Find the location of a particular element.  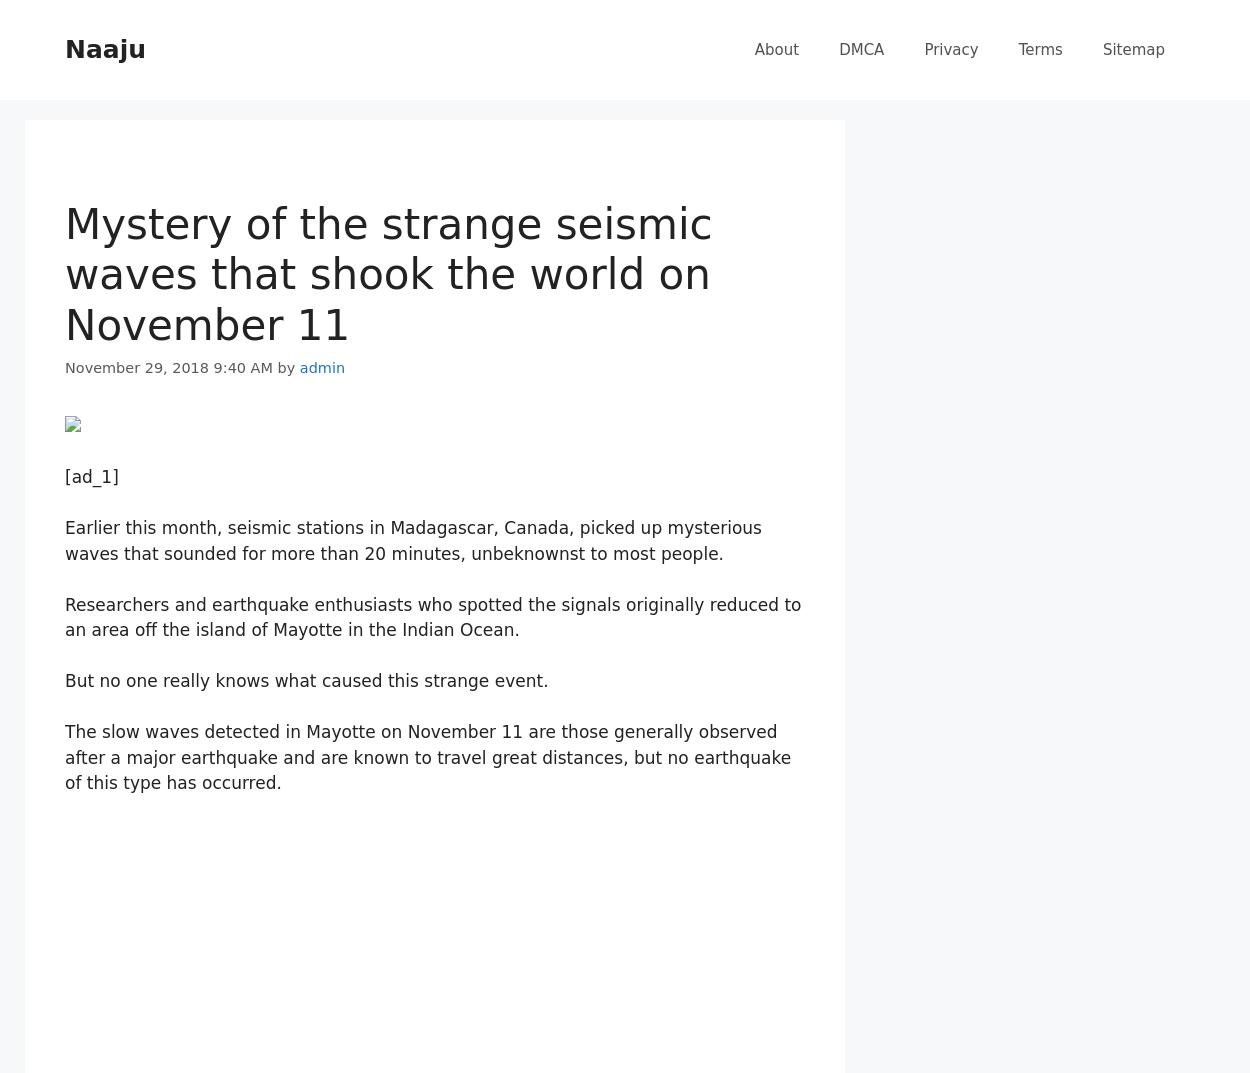

'by' is located at coordinates (288, 367).